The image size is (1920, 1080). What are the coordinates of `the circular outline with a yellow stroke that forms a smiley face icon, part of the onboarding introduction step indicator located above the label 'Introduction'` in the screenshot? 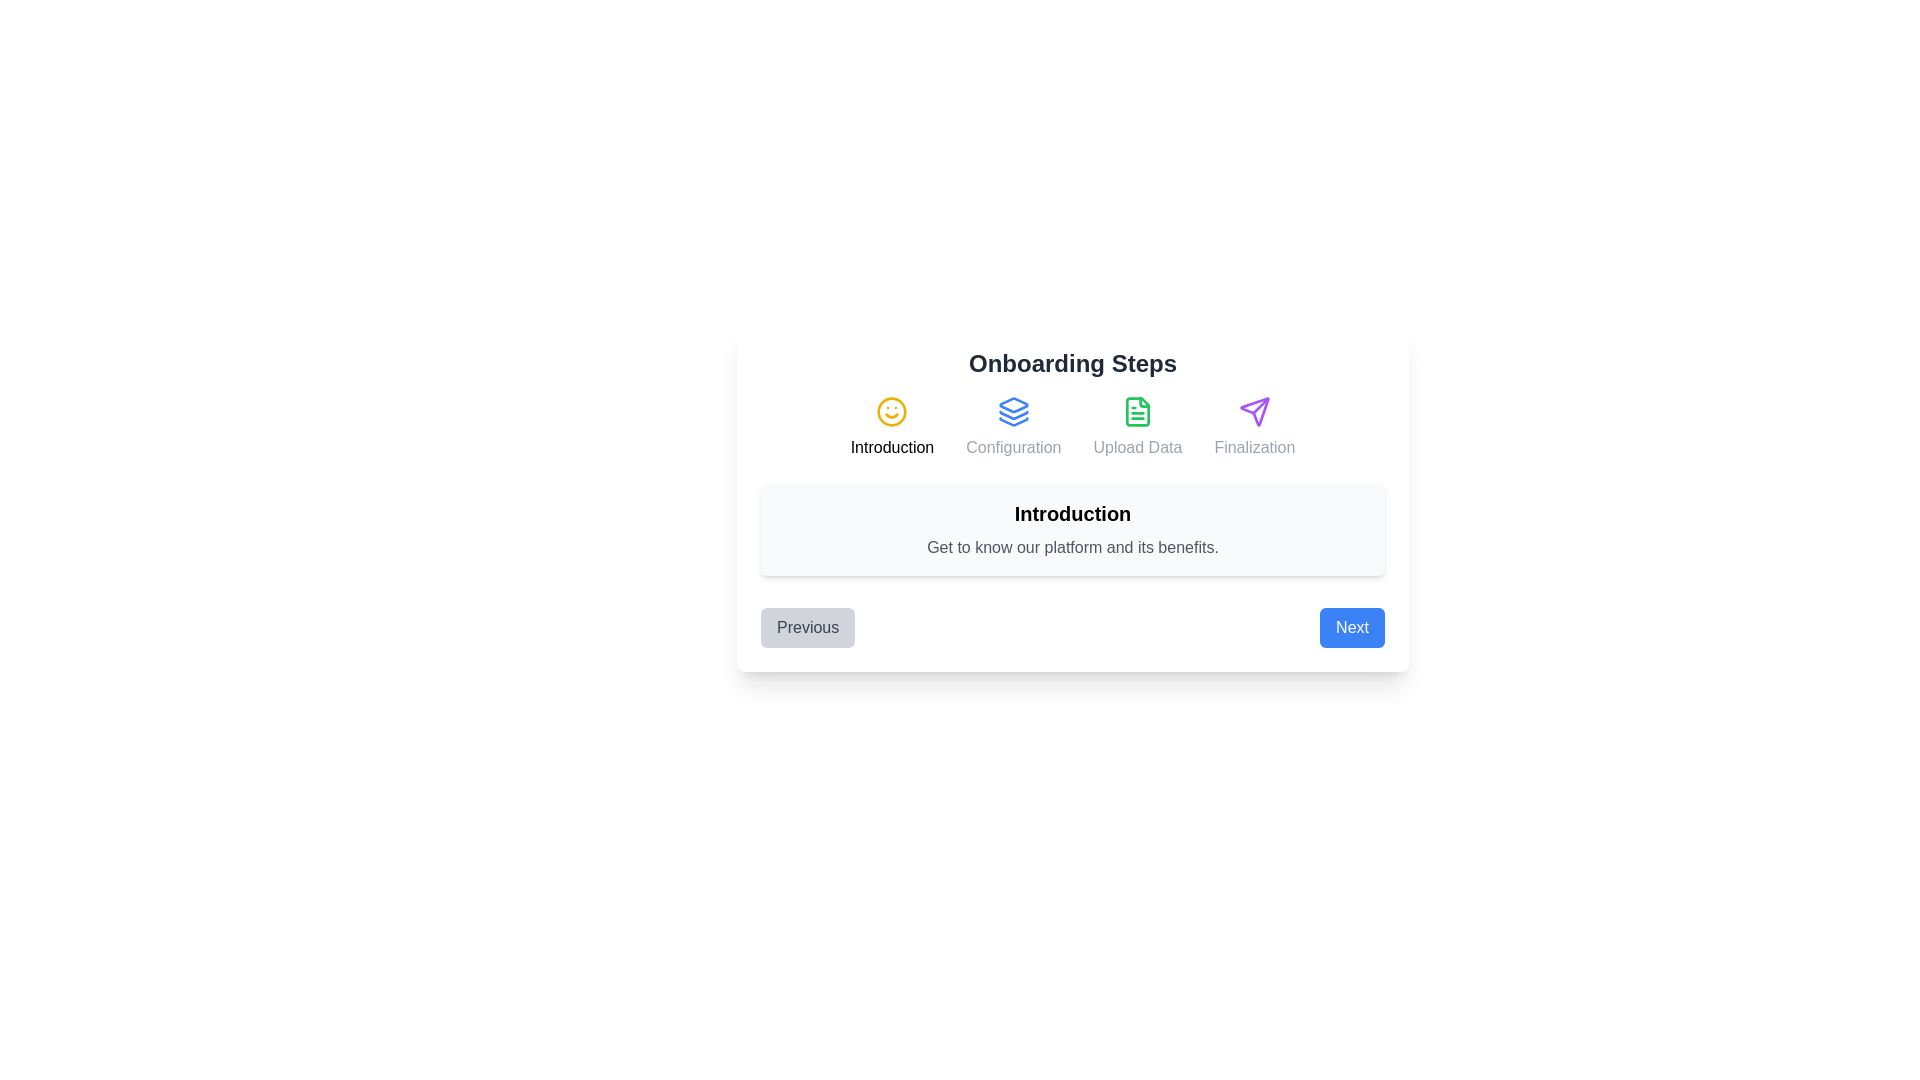 It's located at (891, 411).